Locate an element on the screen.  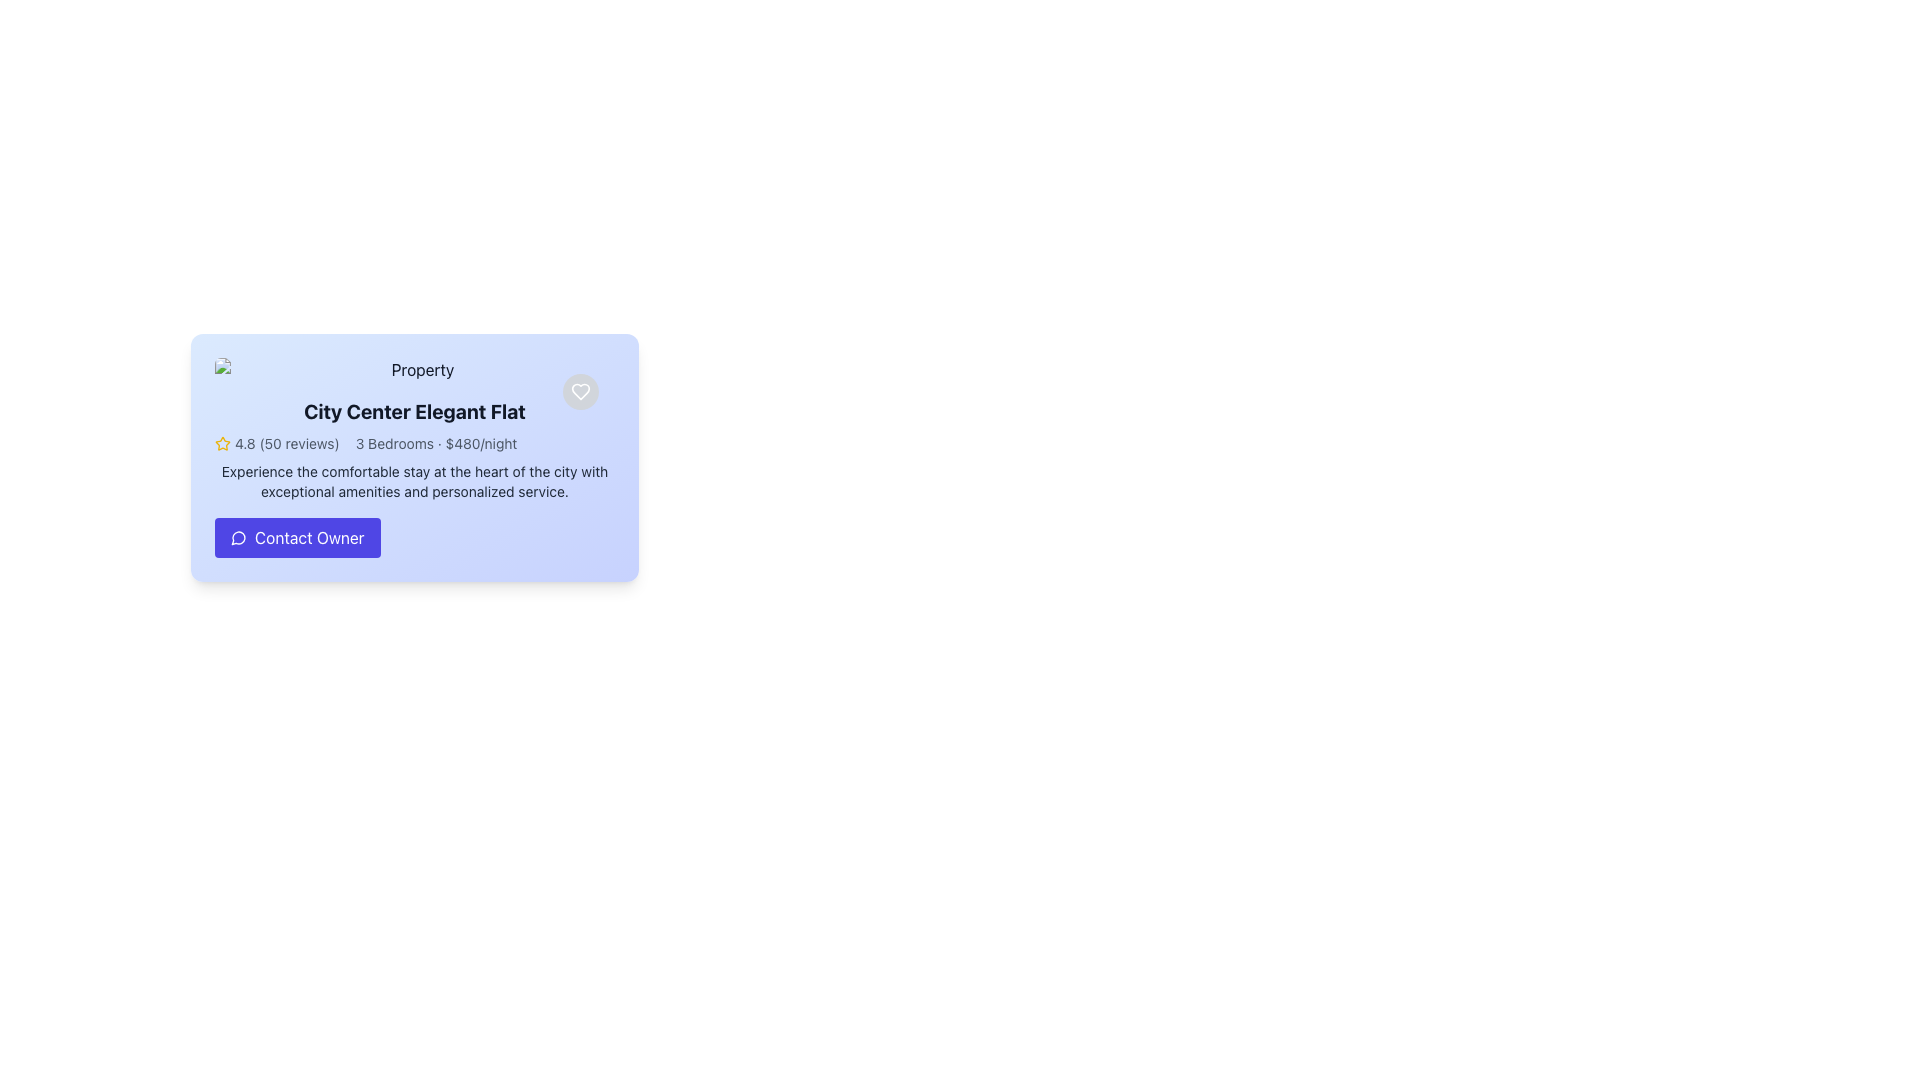
the yellow star icon associated with ratings or favorites located at the top-right corner of the rounded rectangle card interface is located at coordinates (222, 442).